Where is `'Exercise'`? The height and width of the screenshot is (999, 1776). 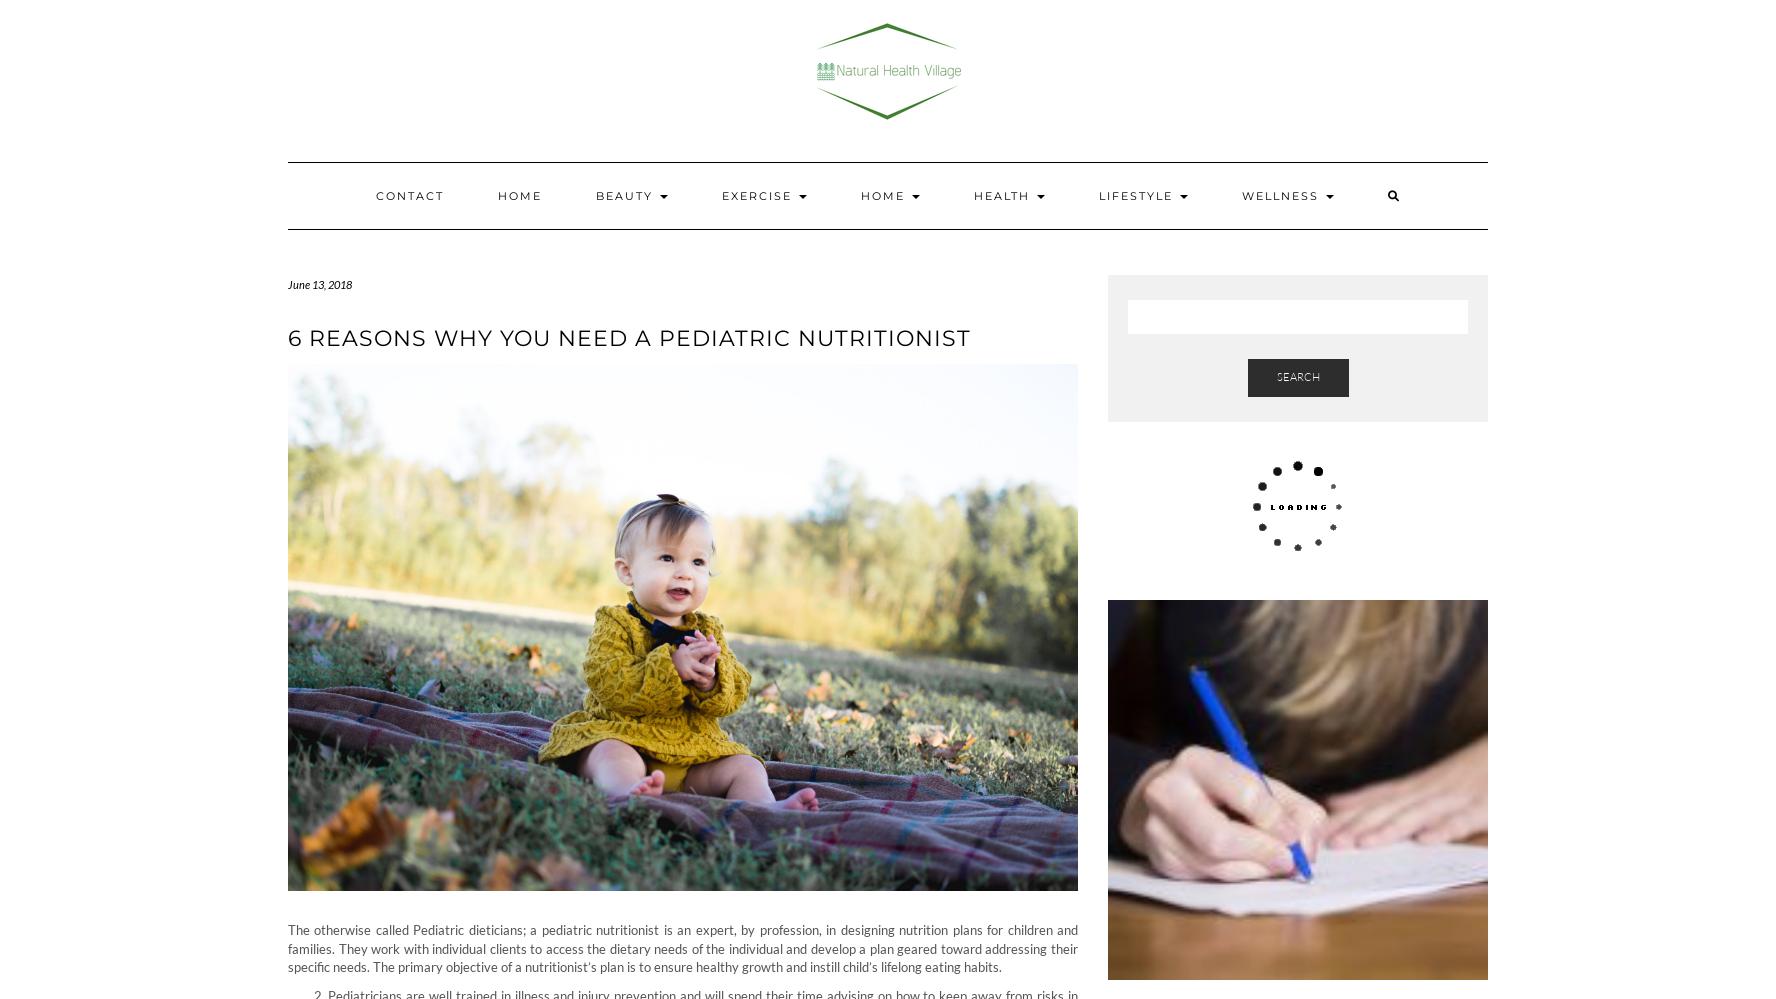 'Exercise' is located at coordinates (757, 195).